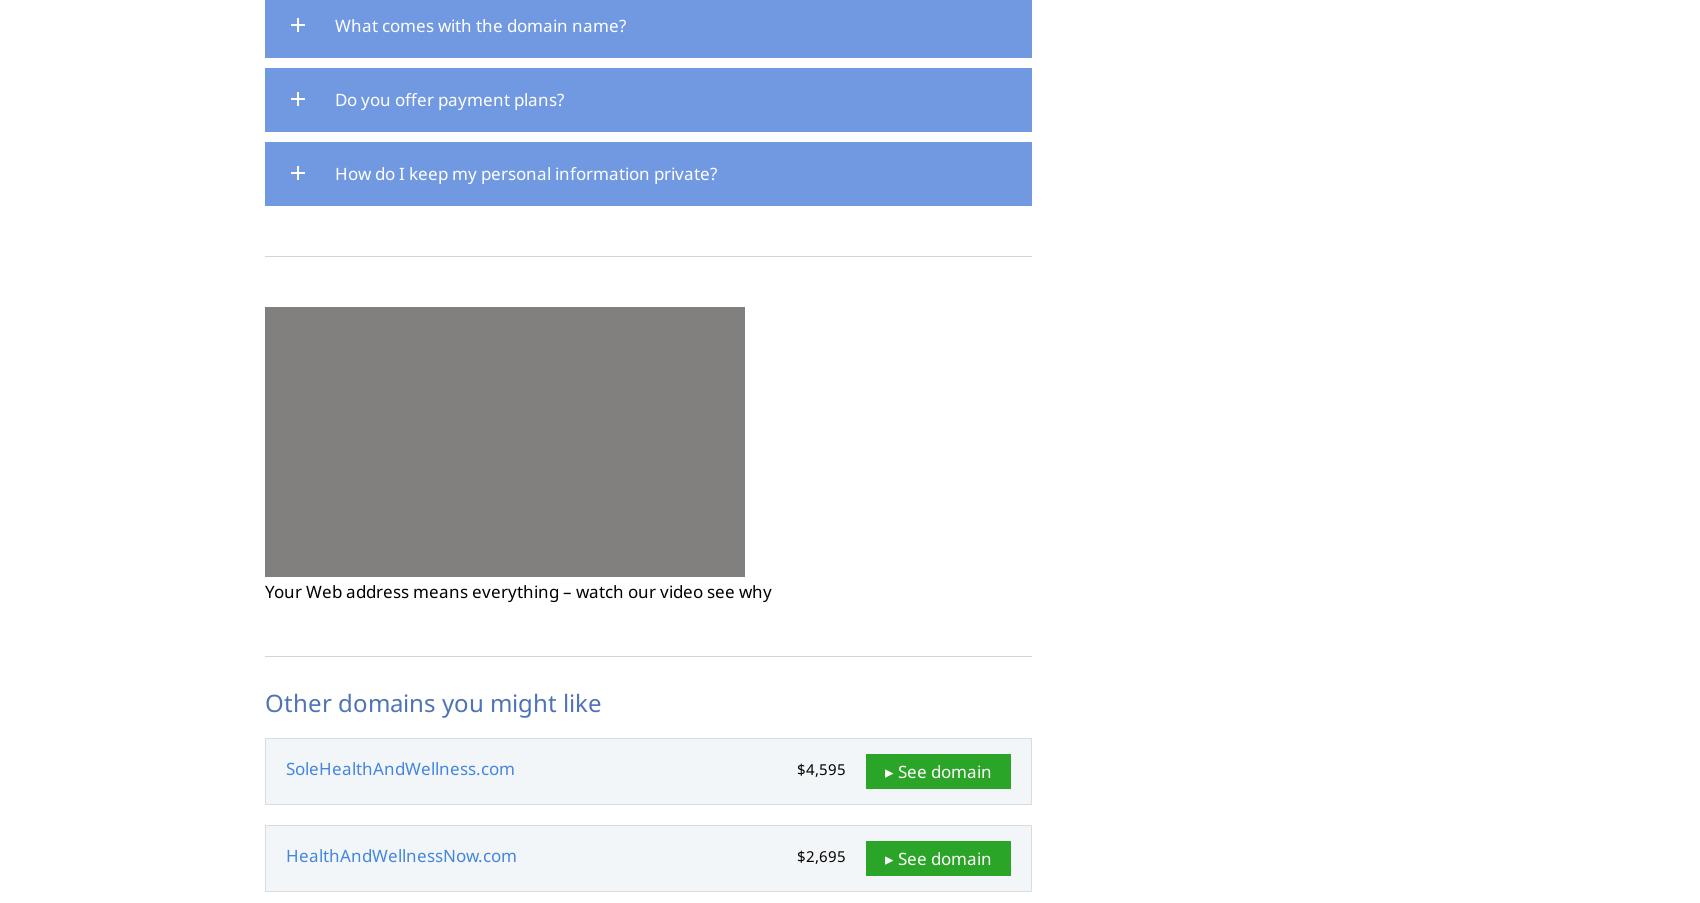 The width and height of the screenshot is (1700, 903). What do you see at coordinates (480, 24) in the screenshot?
I see `'What comes with the domain name?'` at bounding box center [480, 24].